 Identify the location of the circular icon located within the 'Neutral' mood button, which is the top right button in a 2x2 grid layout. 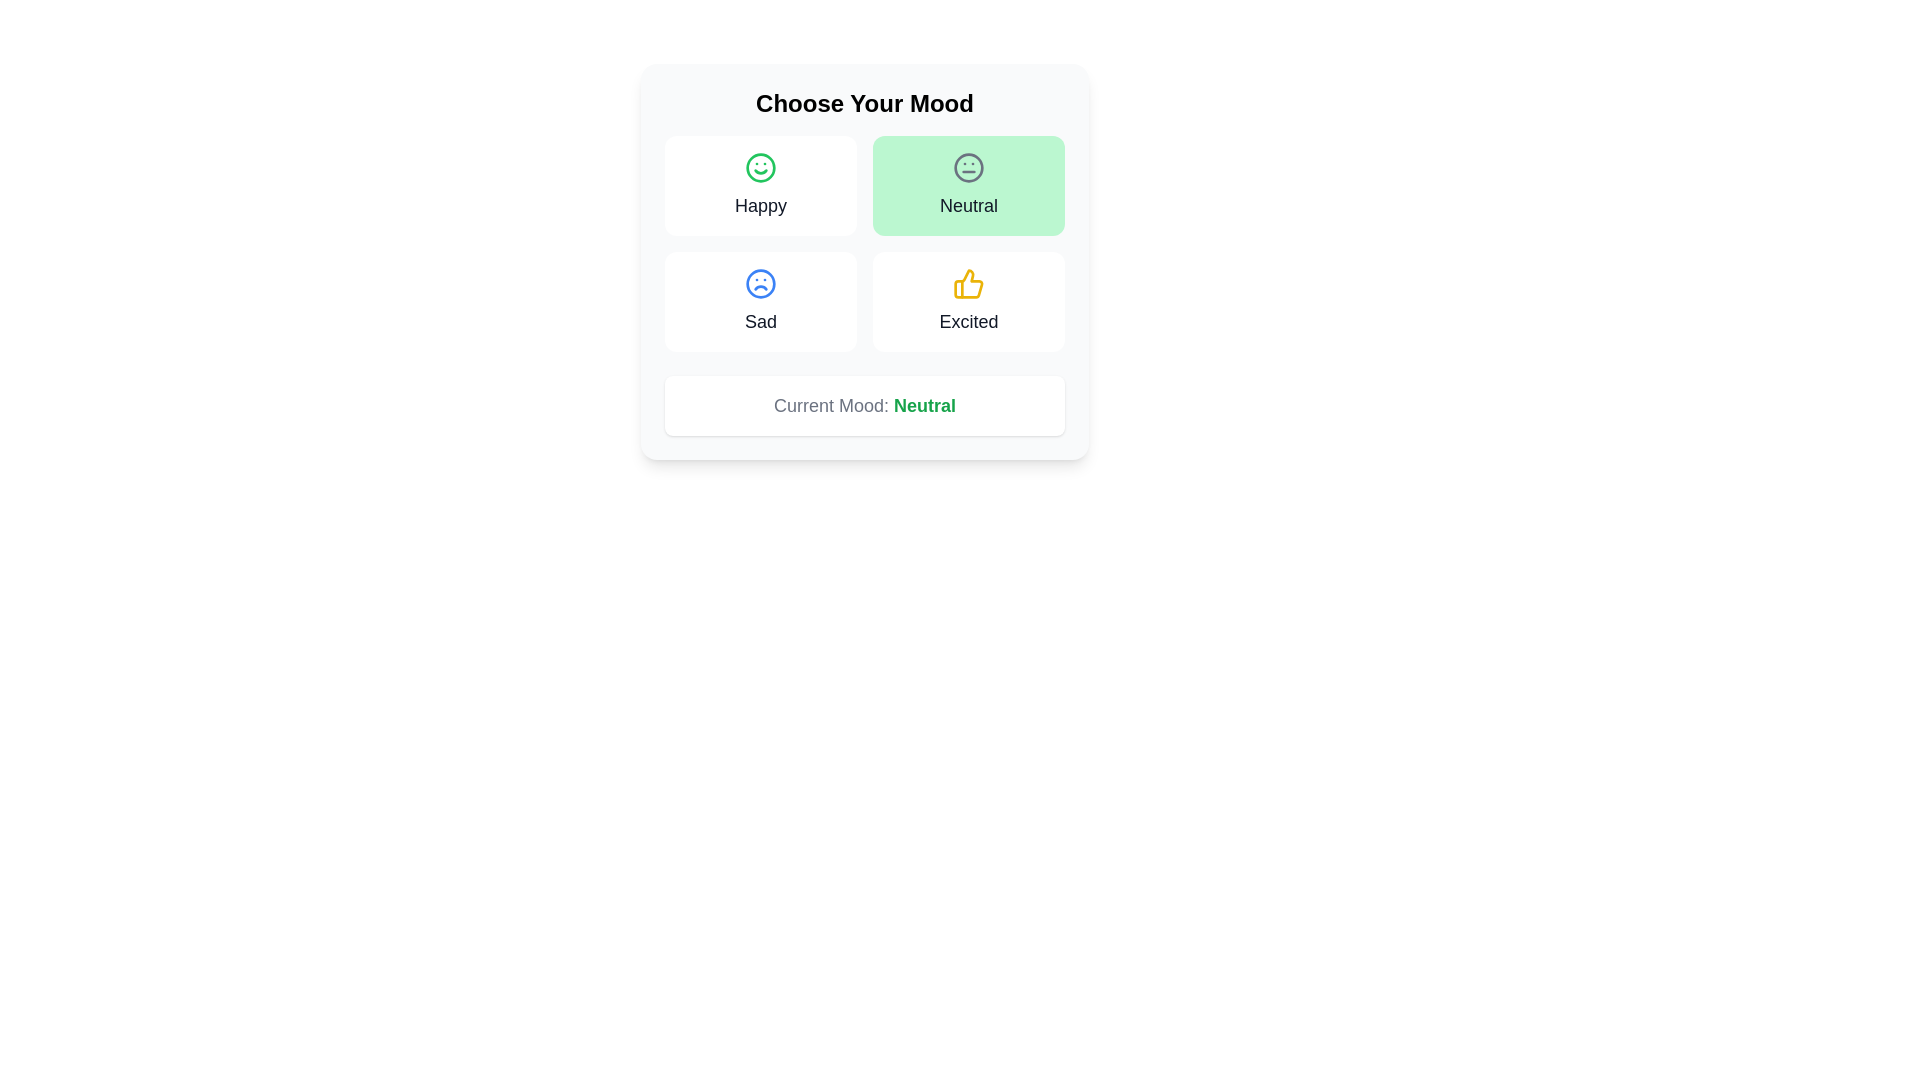
(969, 167).